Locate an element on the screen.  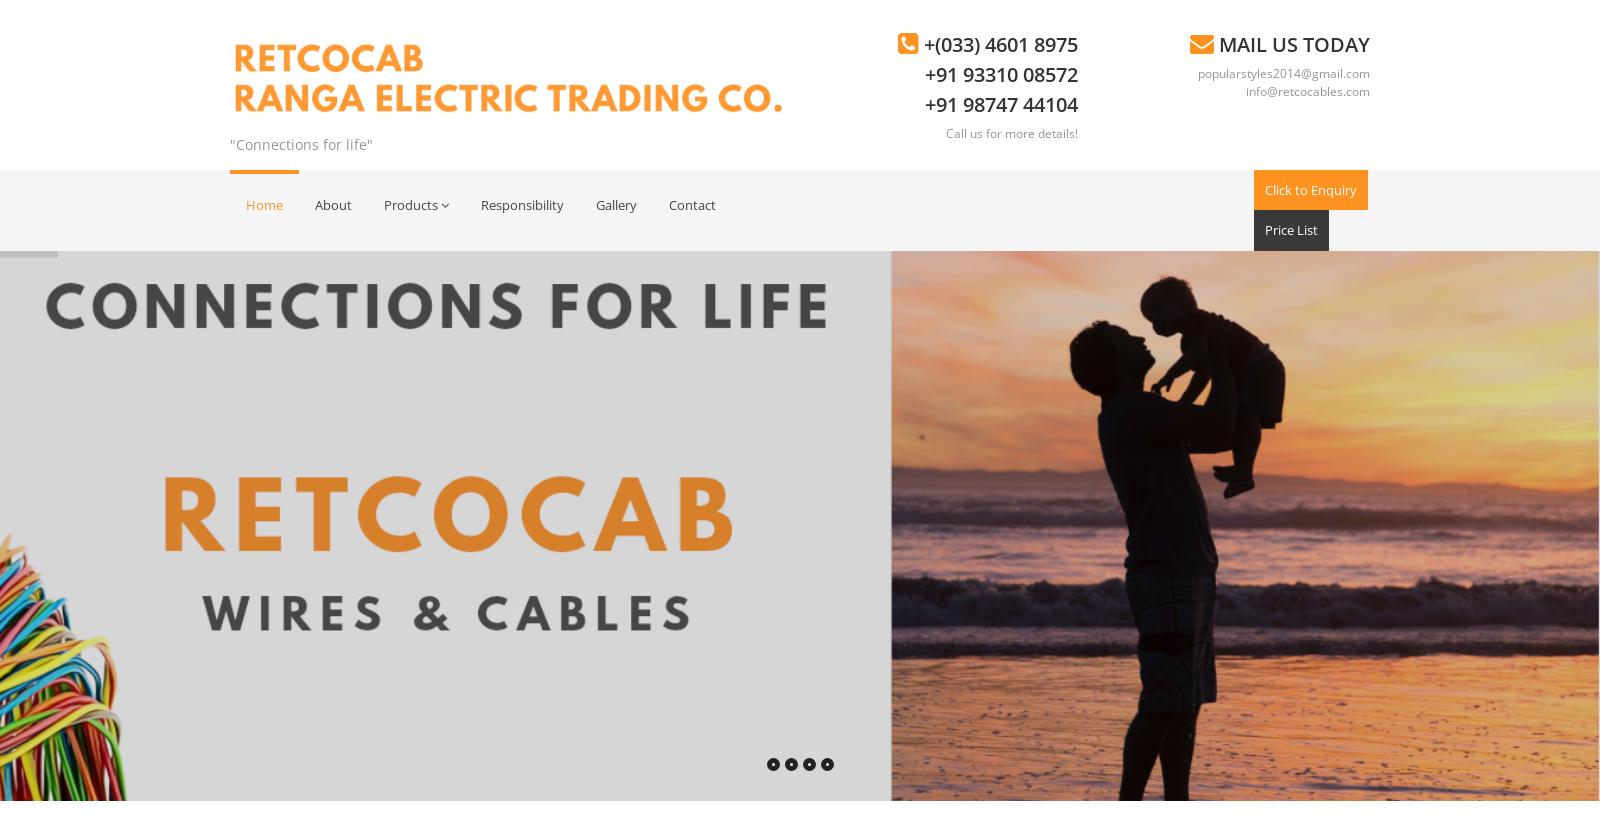
'Products' is located at coordinates (410, 203).